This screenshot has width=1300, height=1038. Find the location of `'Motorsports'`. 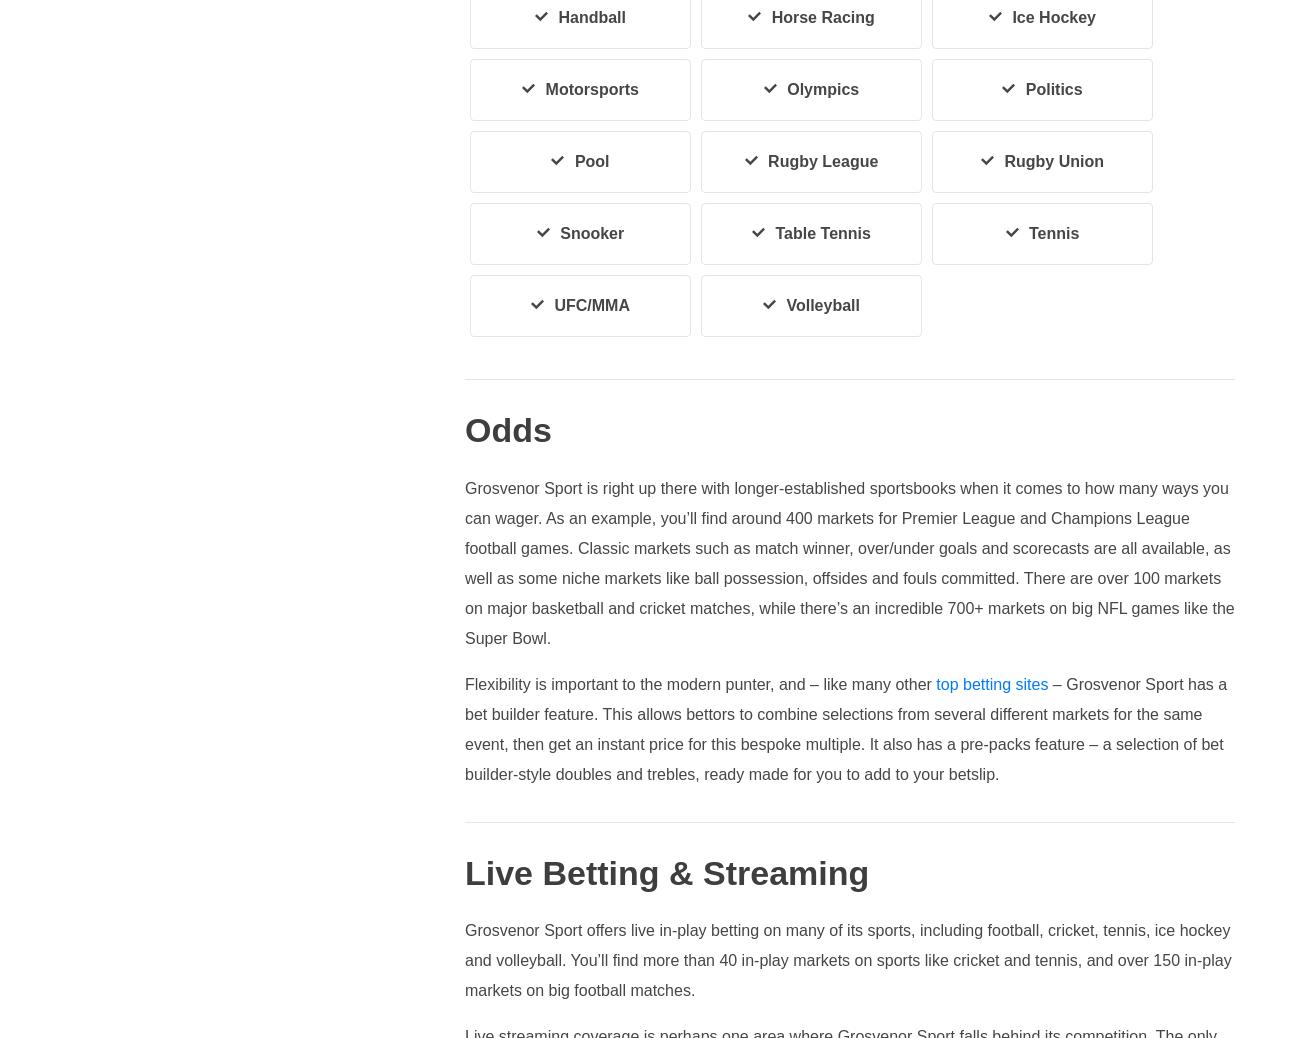

'Motorsports' is located at coordinates (590, 88).